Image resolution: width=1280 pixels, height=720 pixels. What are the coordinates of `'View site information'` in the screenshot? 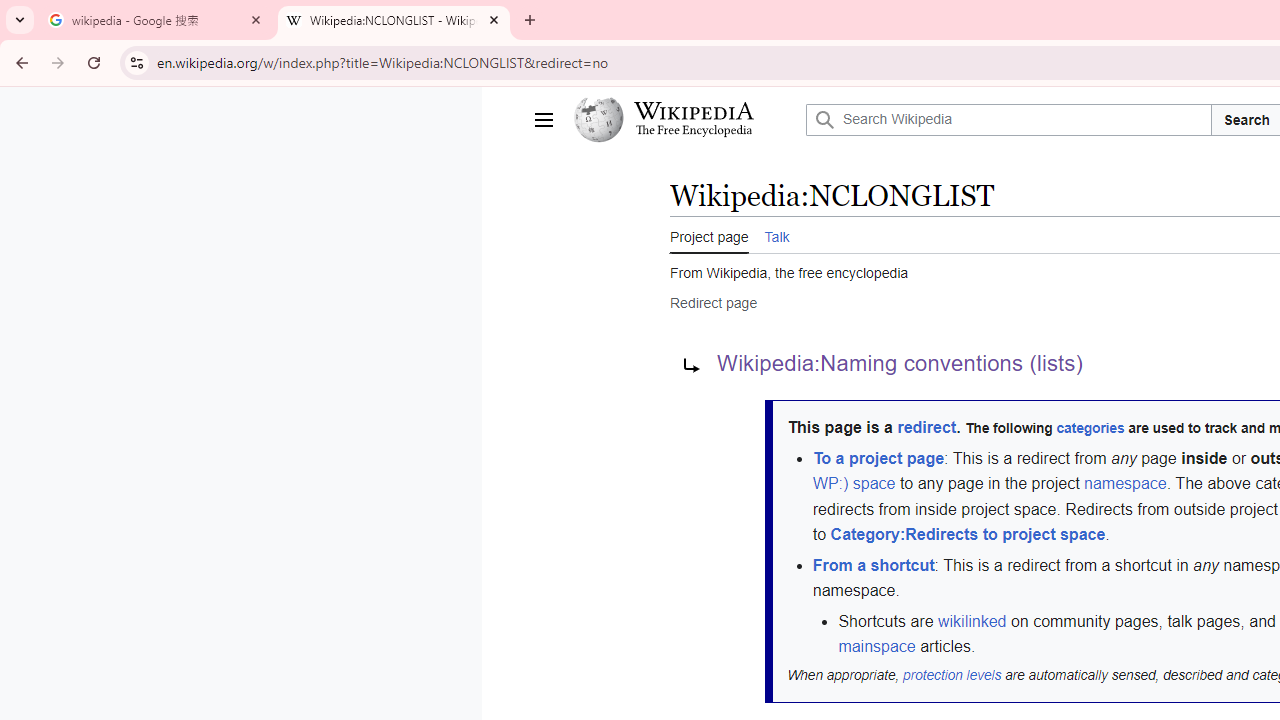 It's located at (135, 61).